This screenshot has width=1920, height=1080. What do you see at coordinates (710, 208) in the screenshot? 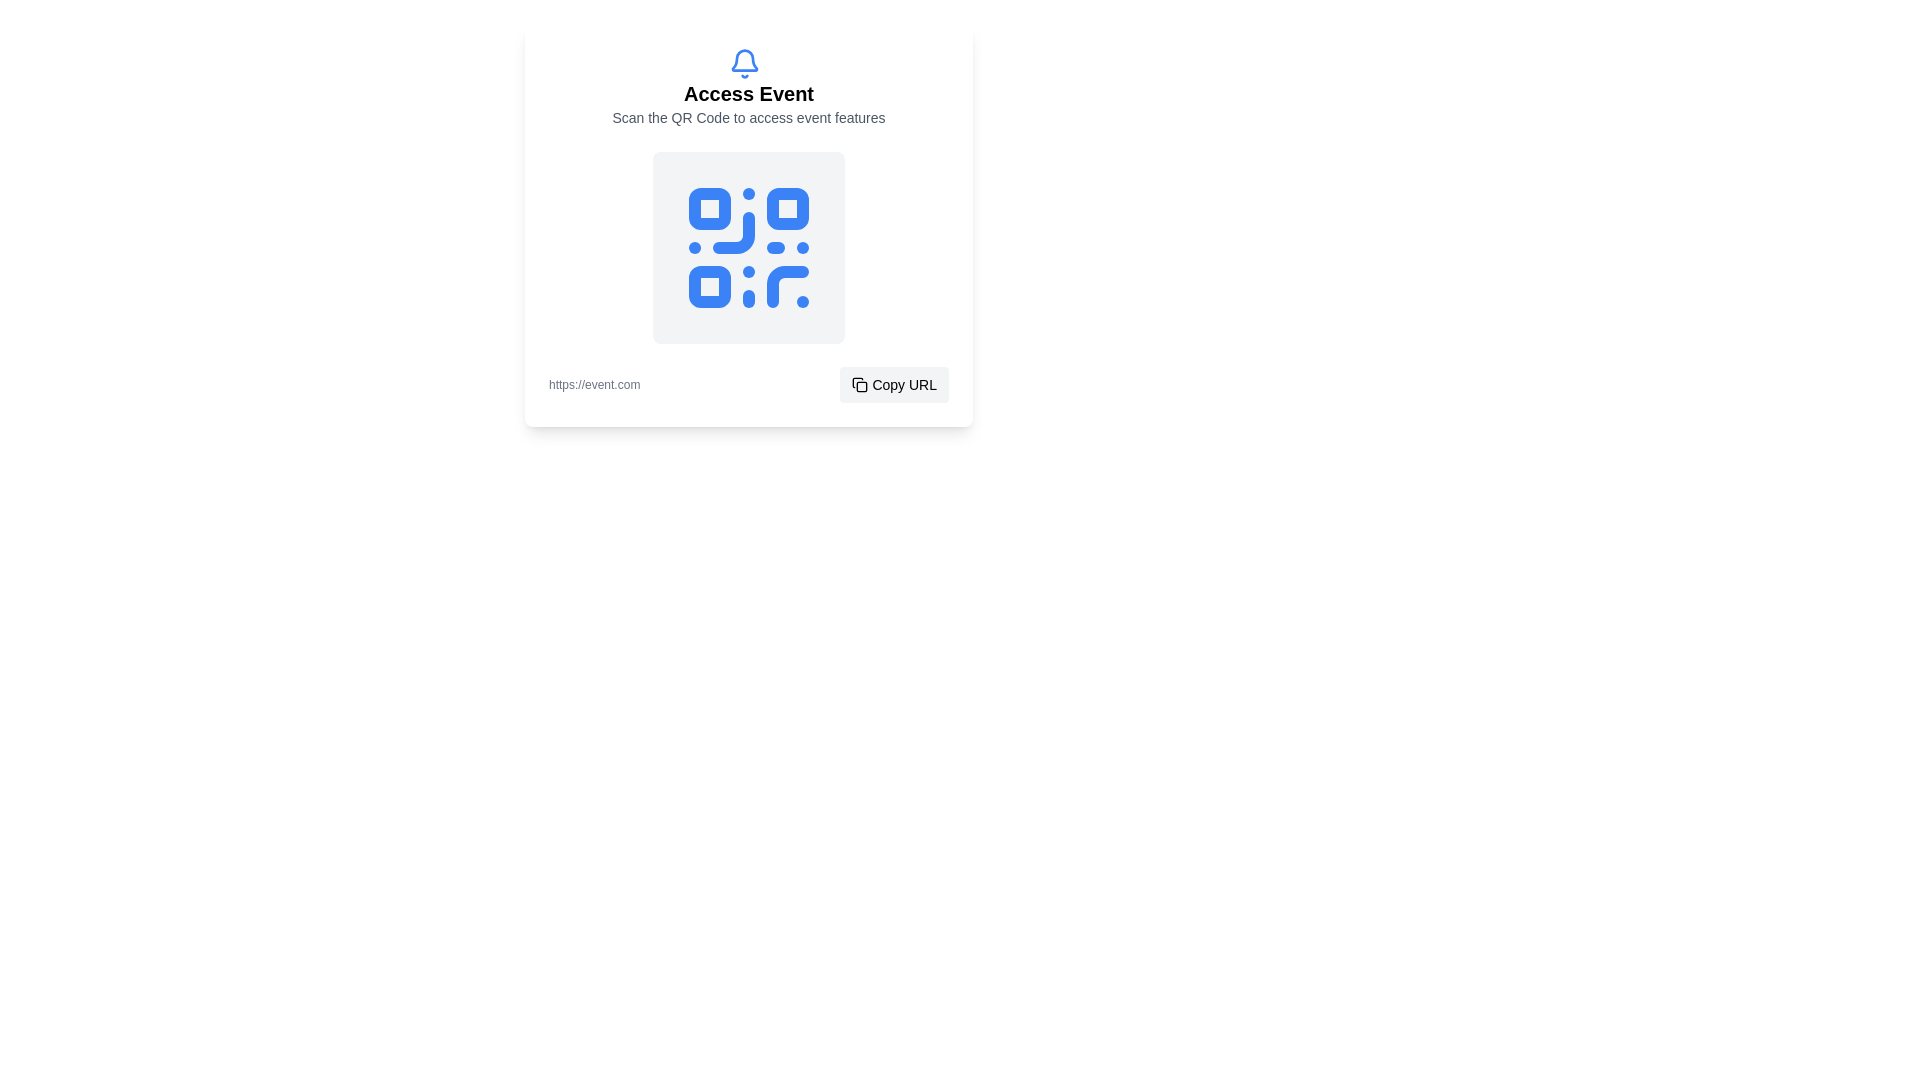
I see `the small square with rounded corners located in the upper-left part of the QR code, styled with a blue fill and white background` at bounding box center [710, 208].